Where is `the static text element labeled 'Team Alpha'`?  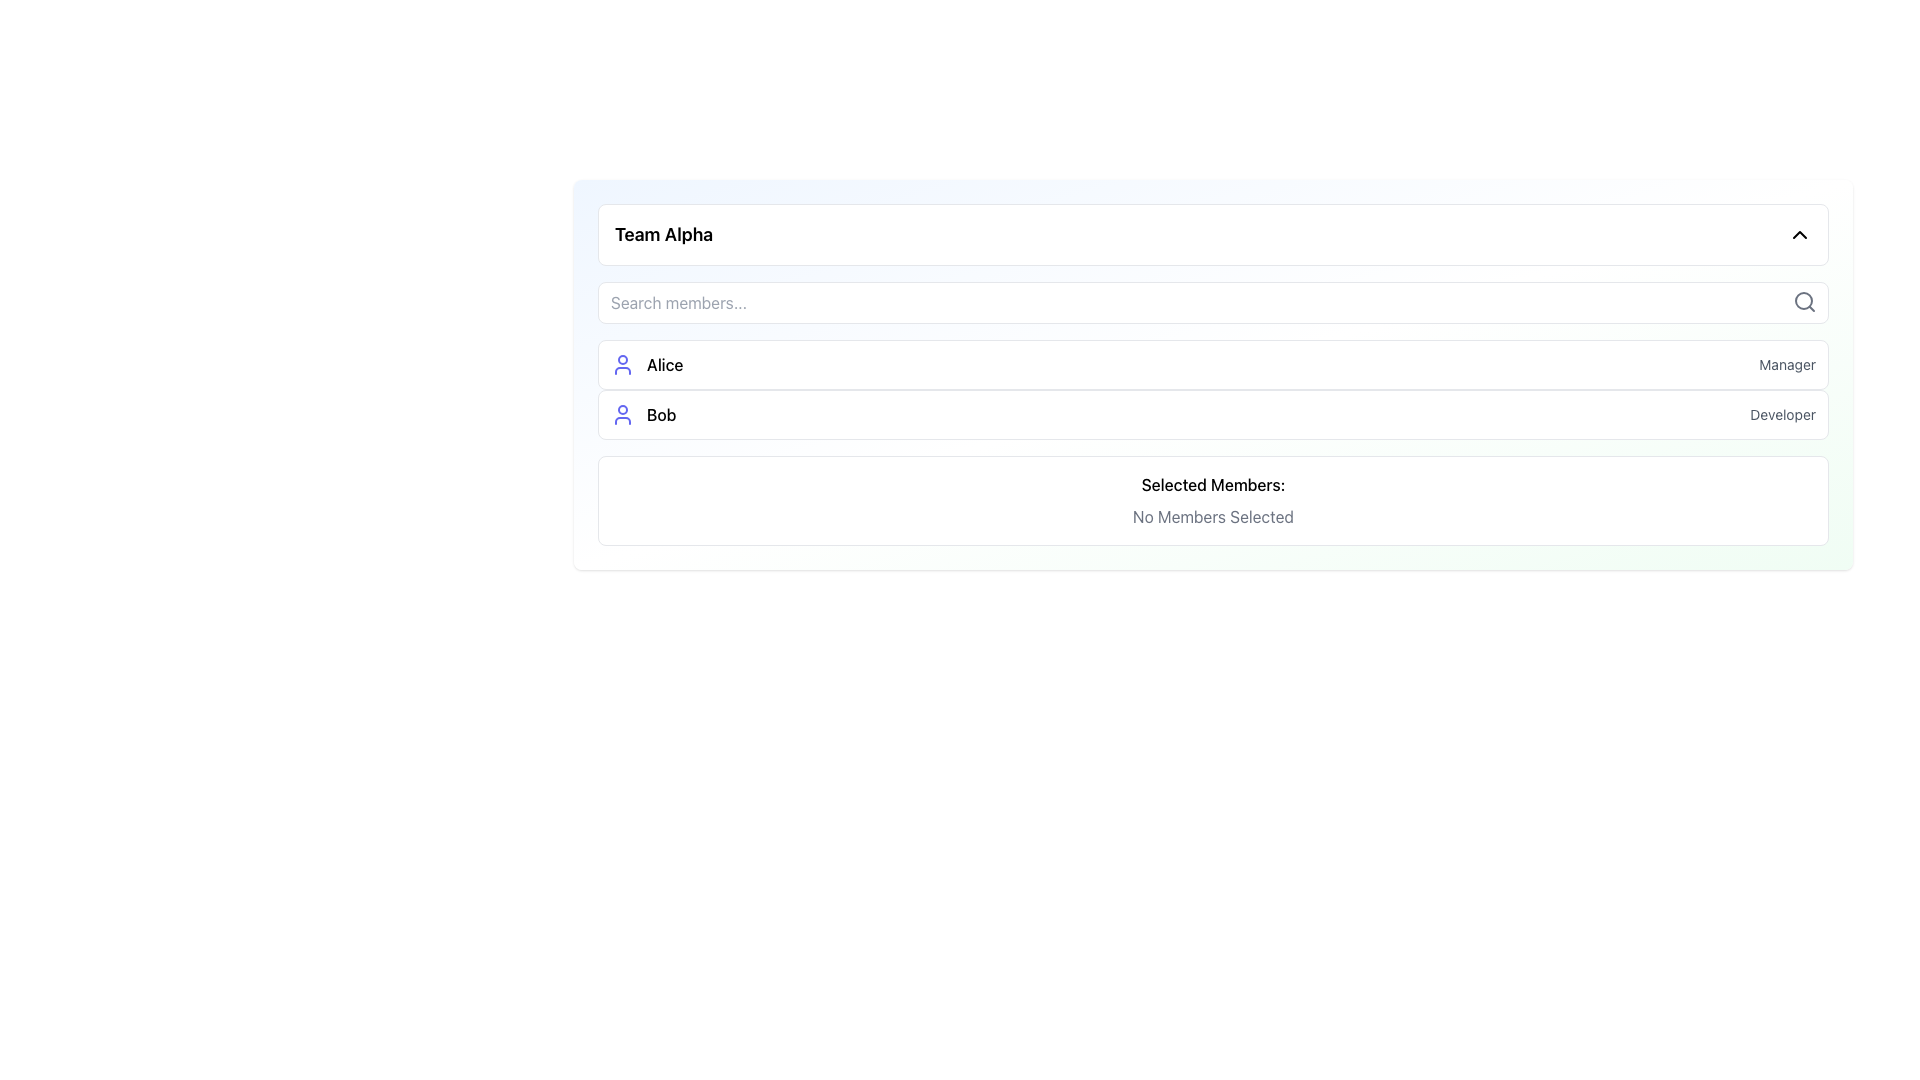
the static text element labeled 'Team Alpha' is located at coordinates (664, 234).